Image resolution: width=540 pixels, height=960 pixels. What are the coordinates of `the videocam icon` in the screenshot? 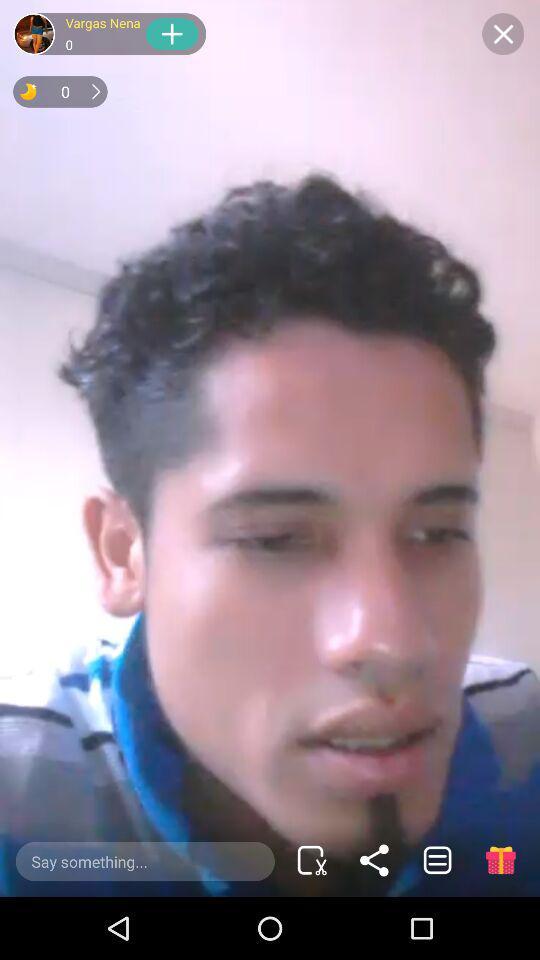 It's located at (311, 859).